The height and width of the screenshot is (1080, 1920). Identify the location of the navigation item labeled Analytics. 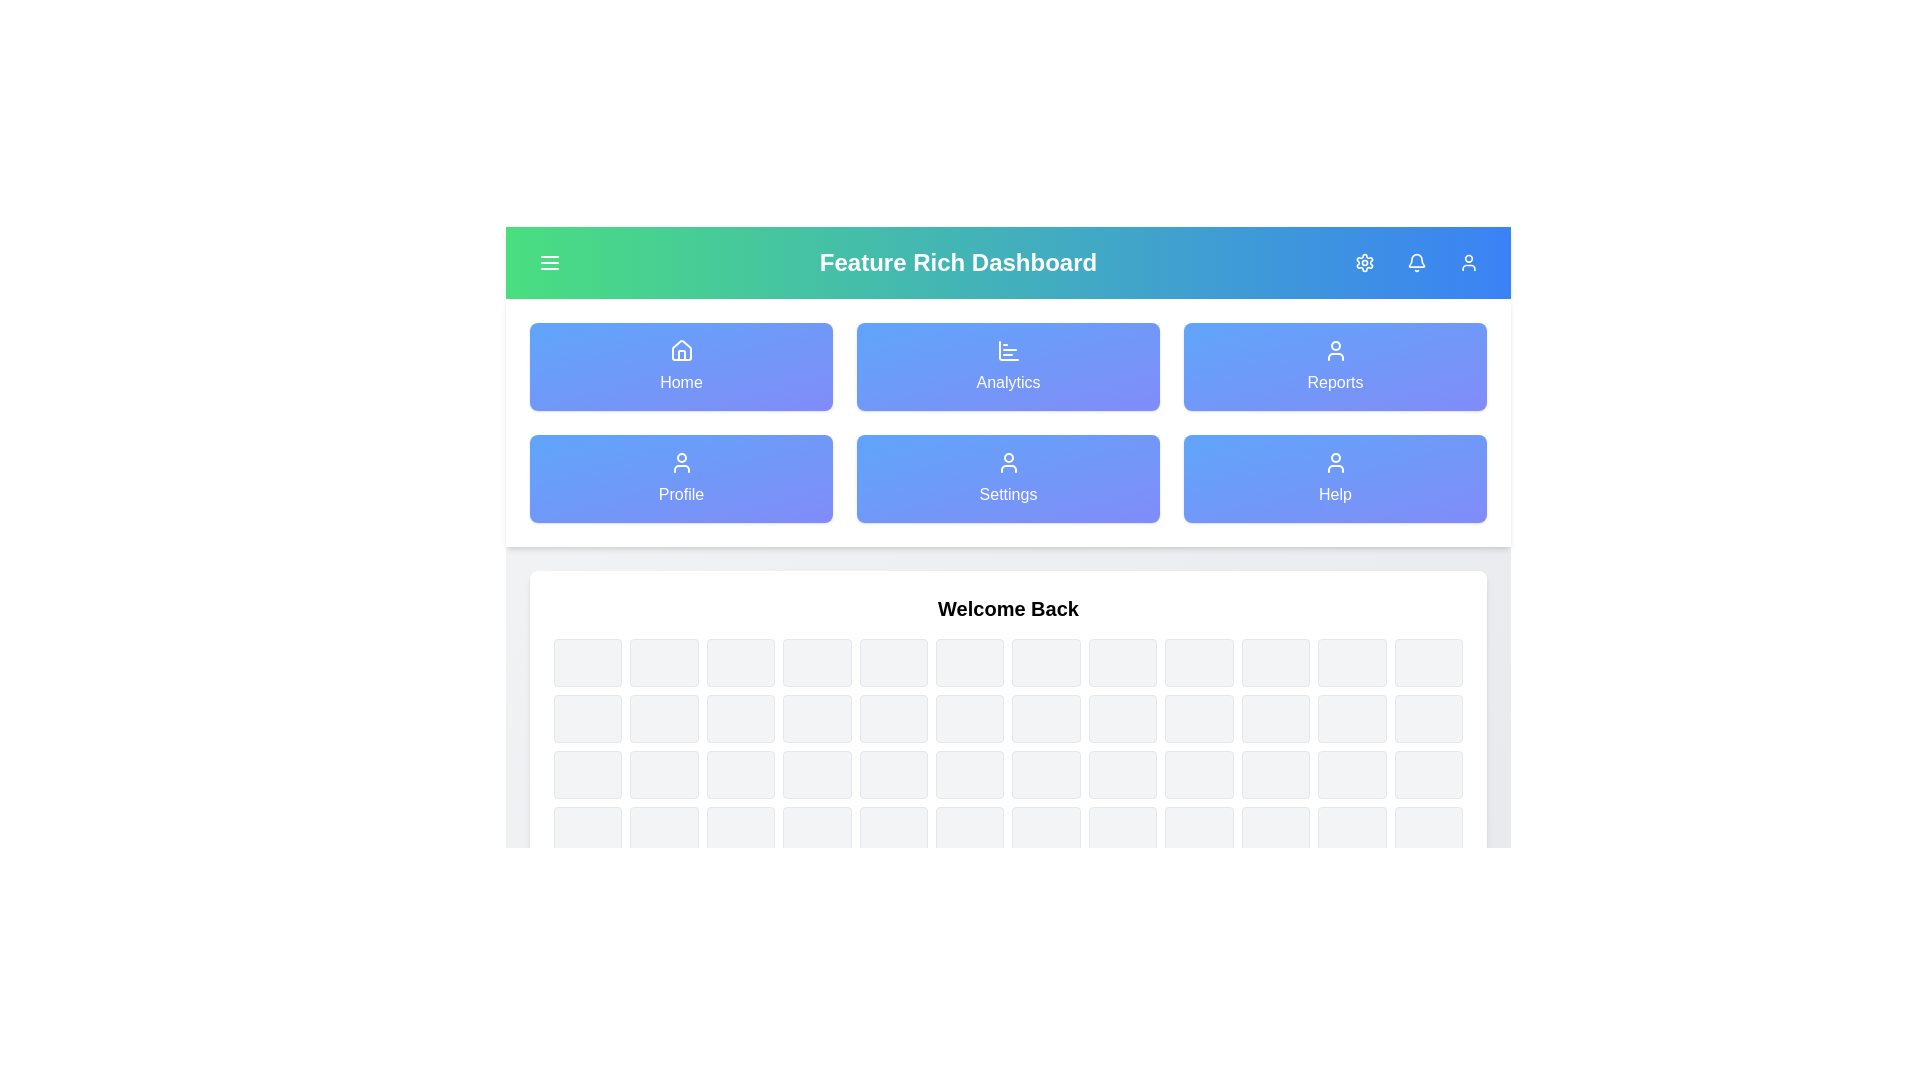
(1008, 366).